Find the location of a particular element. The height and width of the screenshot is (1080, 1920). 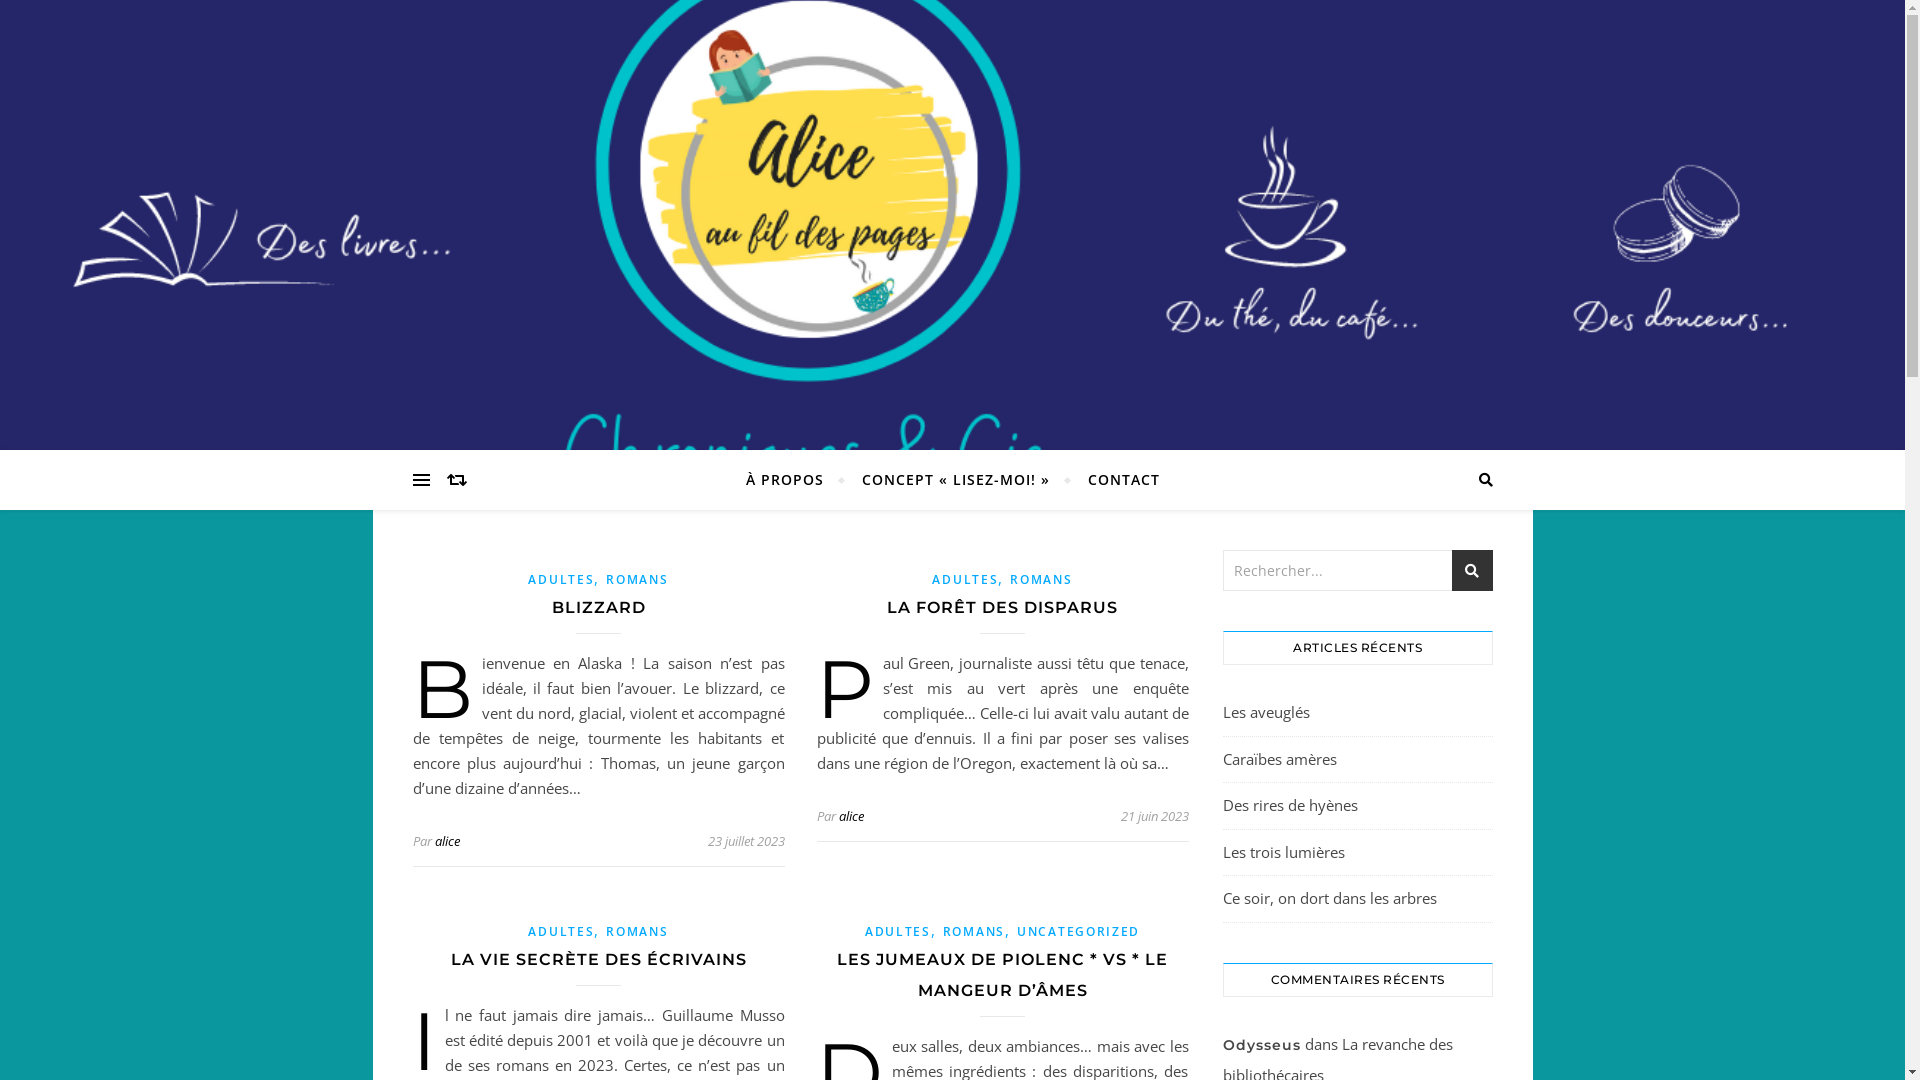

'BLIZZARD' is located at coordinates (552, 606).